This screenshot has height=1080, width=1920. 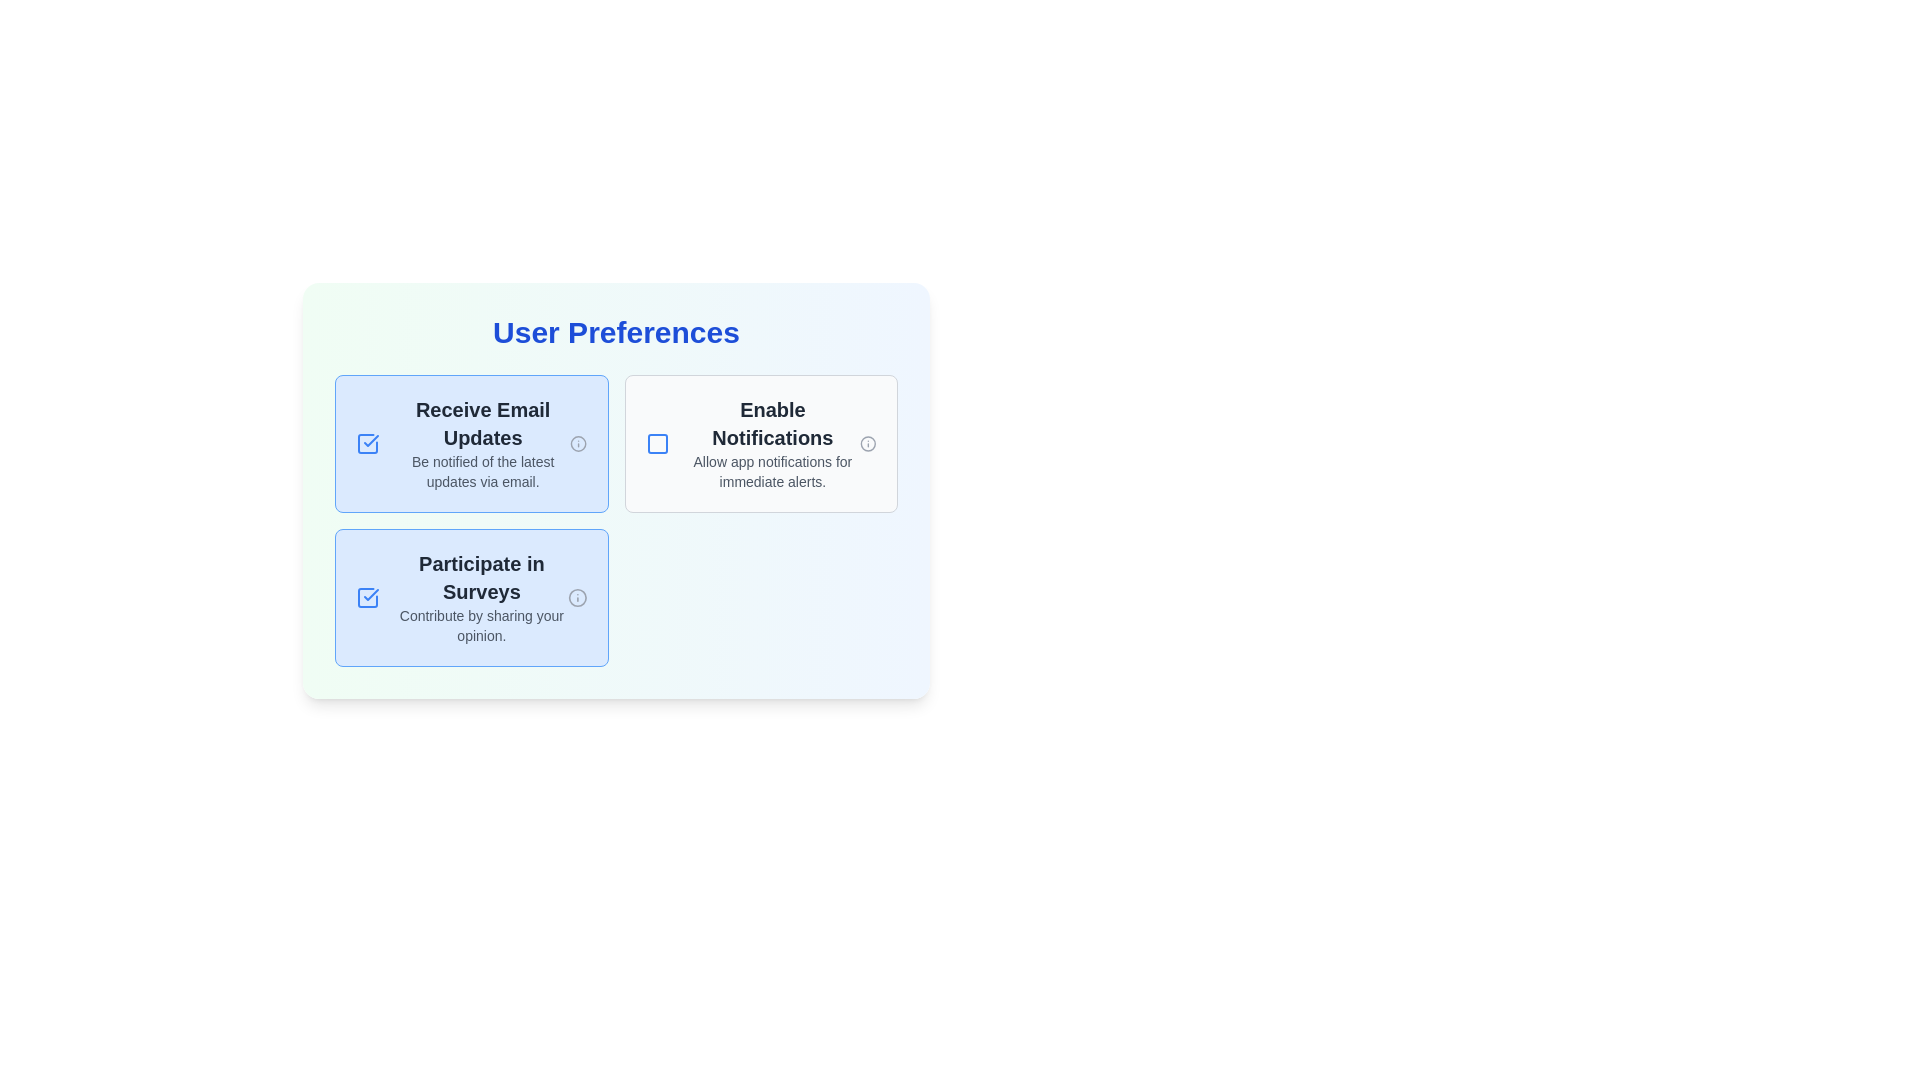 I want to click on the checkbox that enables or disables application notifications, located in the second position of the 'User Preferences' grid, so click(x=751, y=442).